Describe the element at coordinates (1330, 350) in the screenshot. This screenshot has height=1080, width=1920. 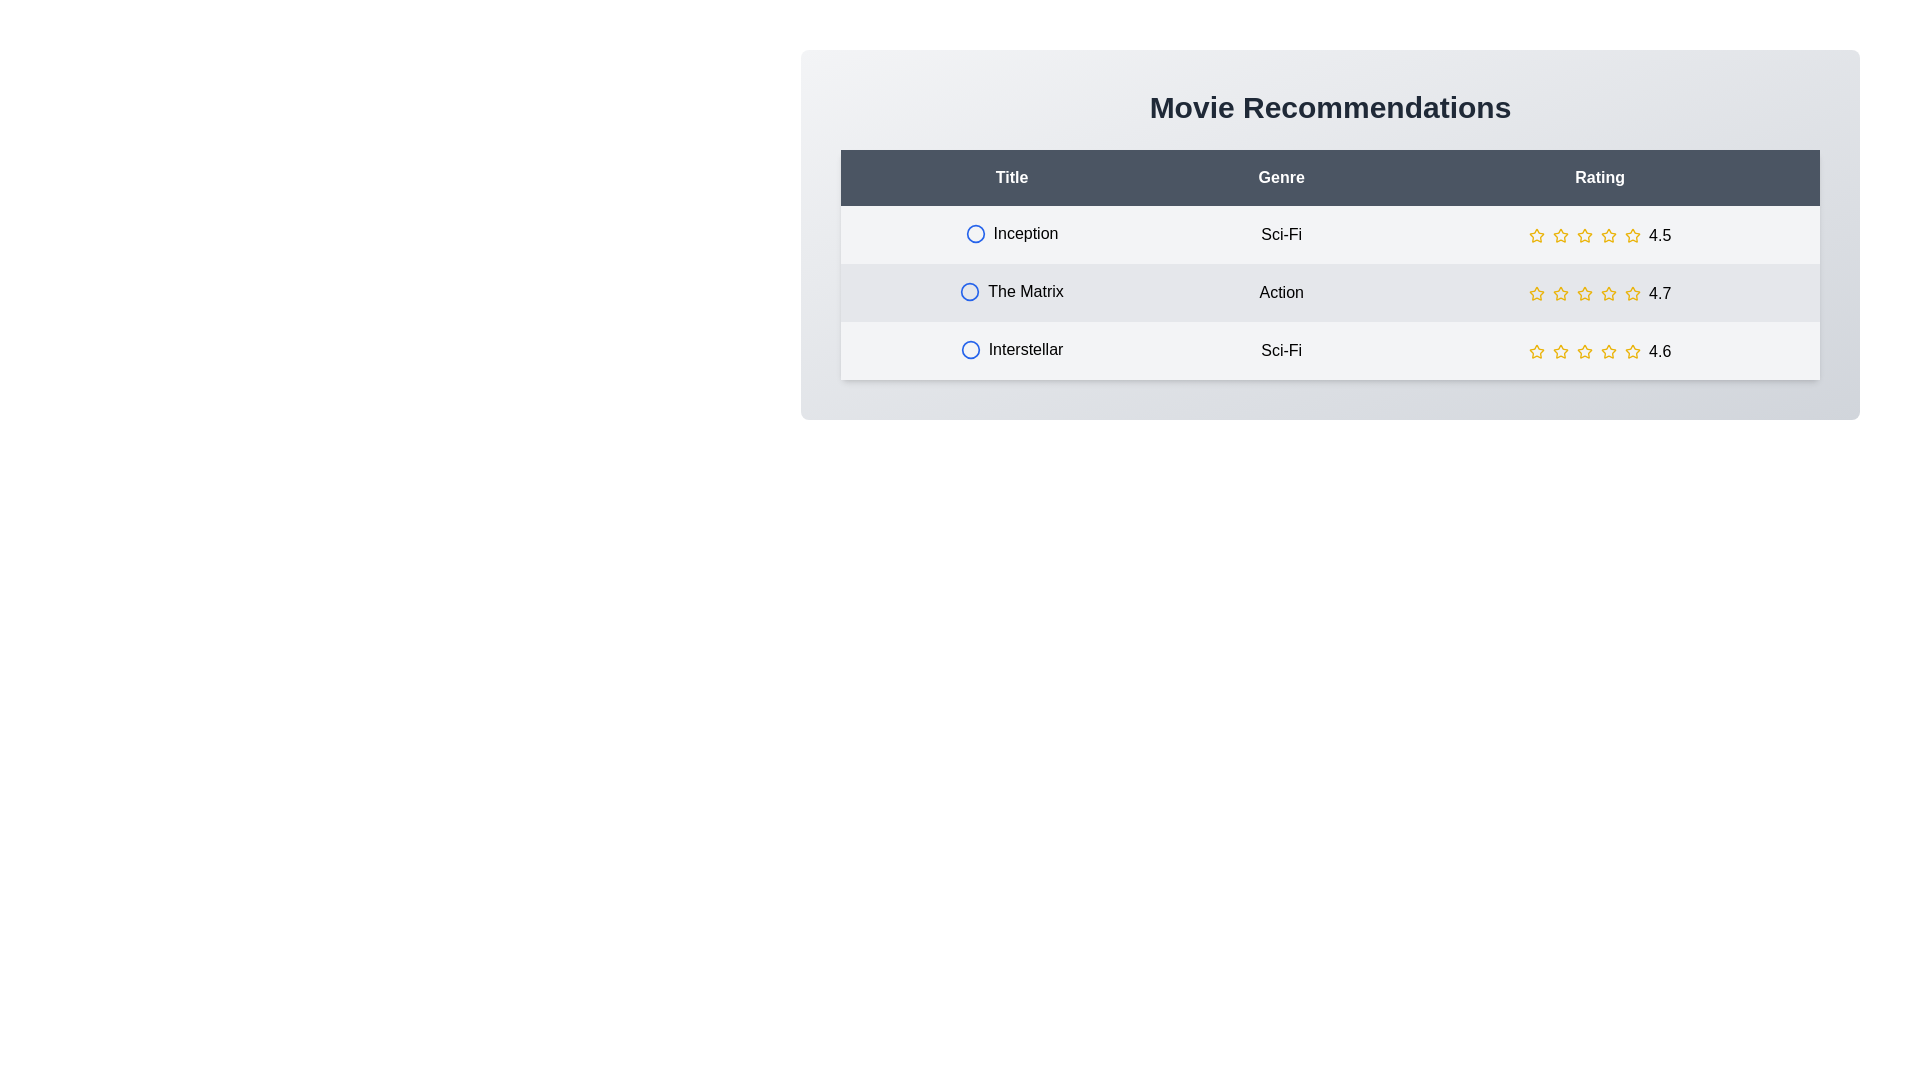
I see `the row corresponding to Interstellar` at that location.